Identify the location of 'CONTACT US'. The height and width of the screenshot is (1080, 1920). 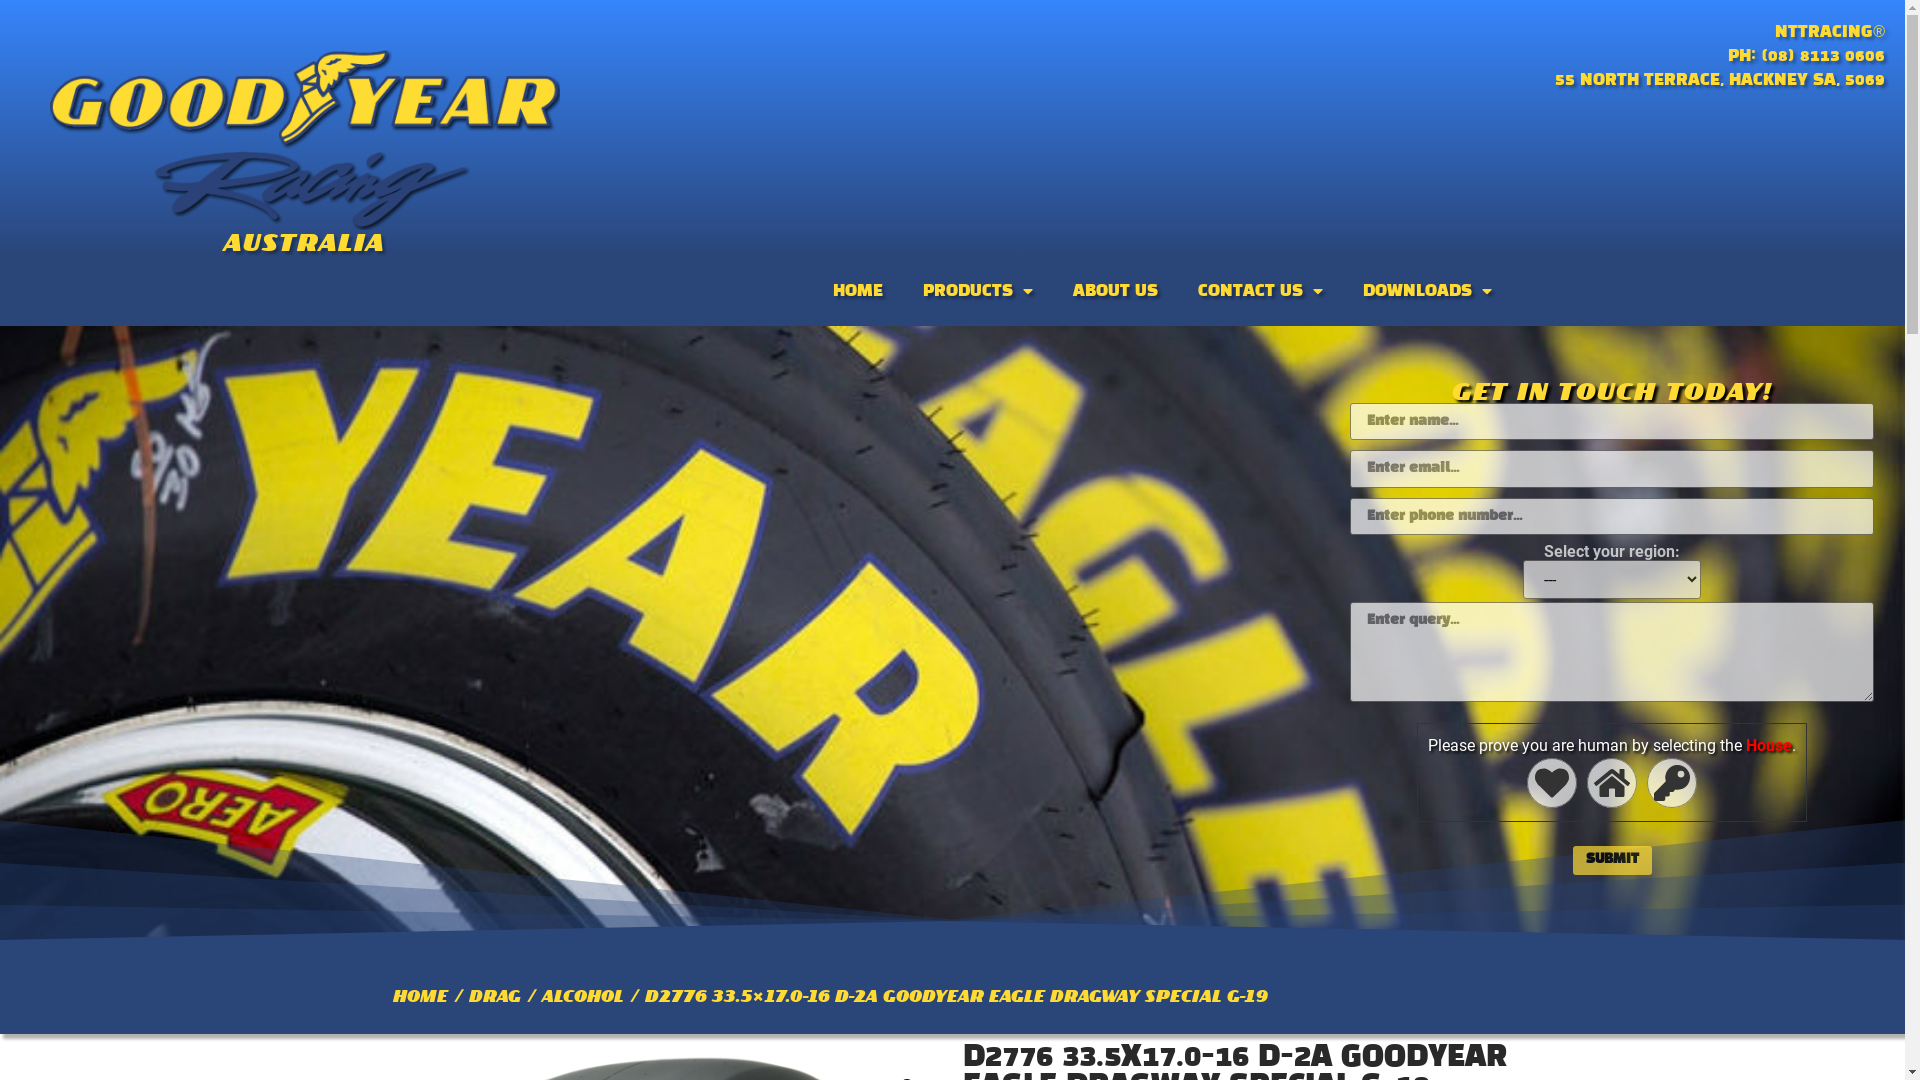
(1259, 290).